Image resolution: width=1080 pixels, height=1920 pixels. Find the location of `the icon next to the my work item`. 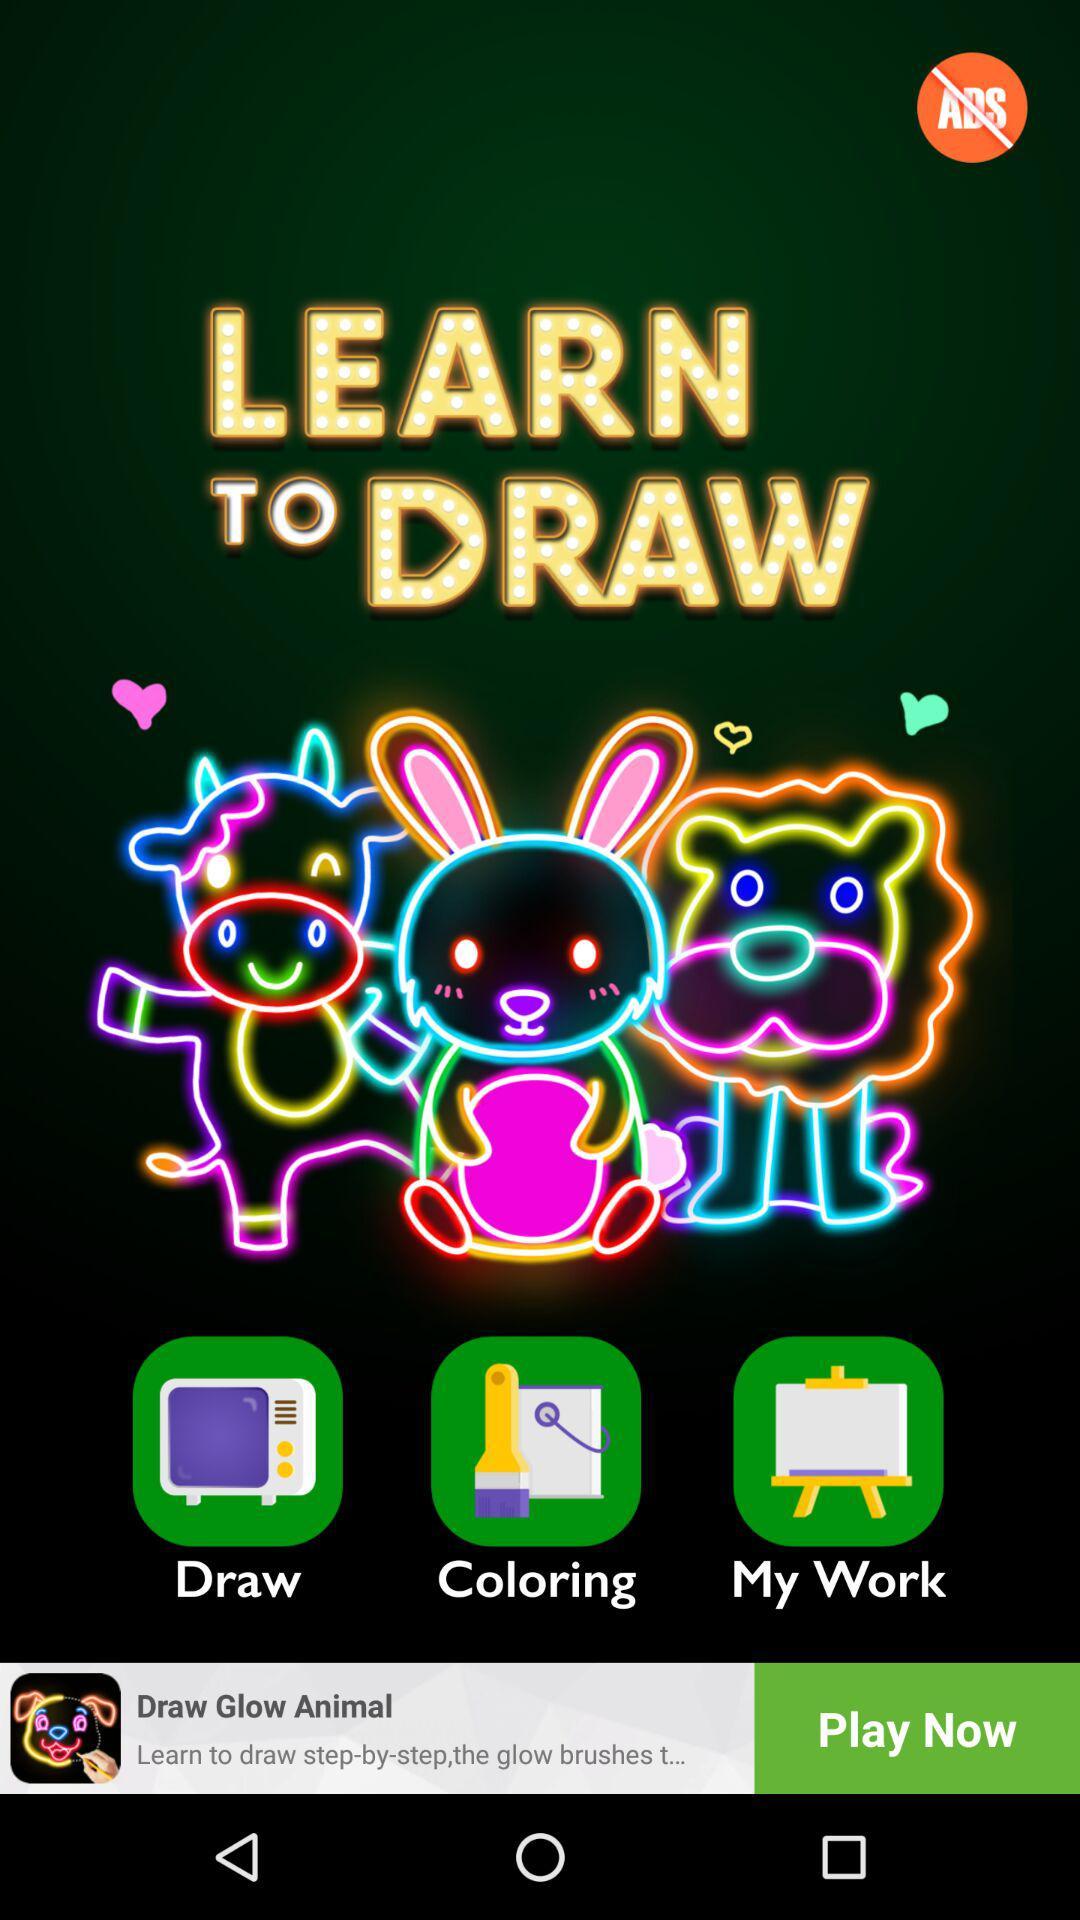

the icon next to the my work item is located at coordinates (535, 1441).